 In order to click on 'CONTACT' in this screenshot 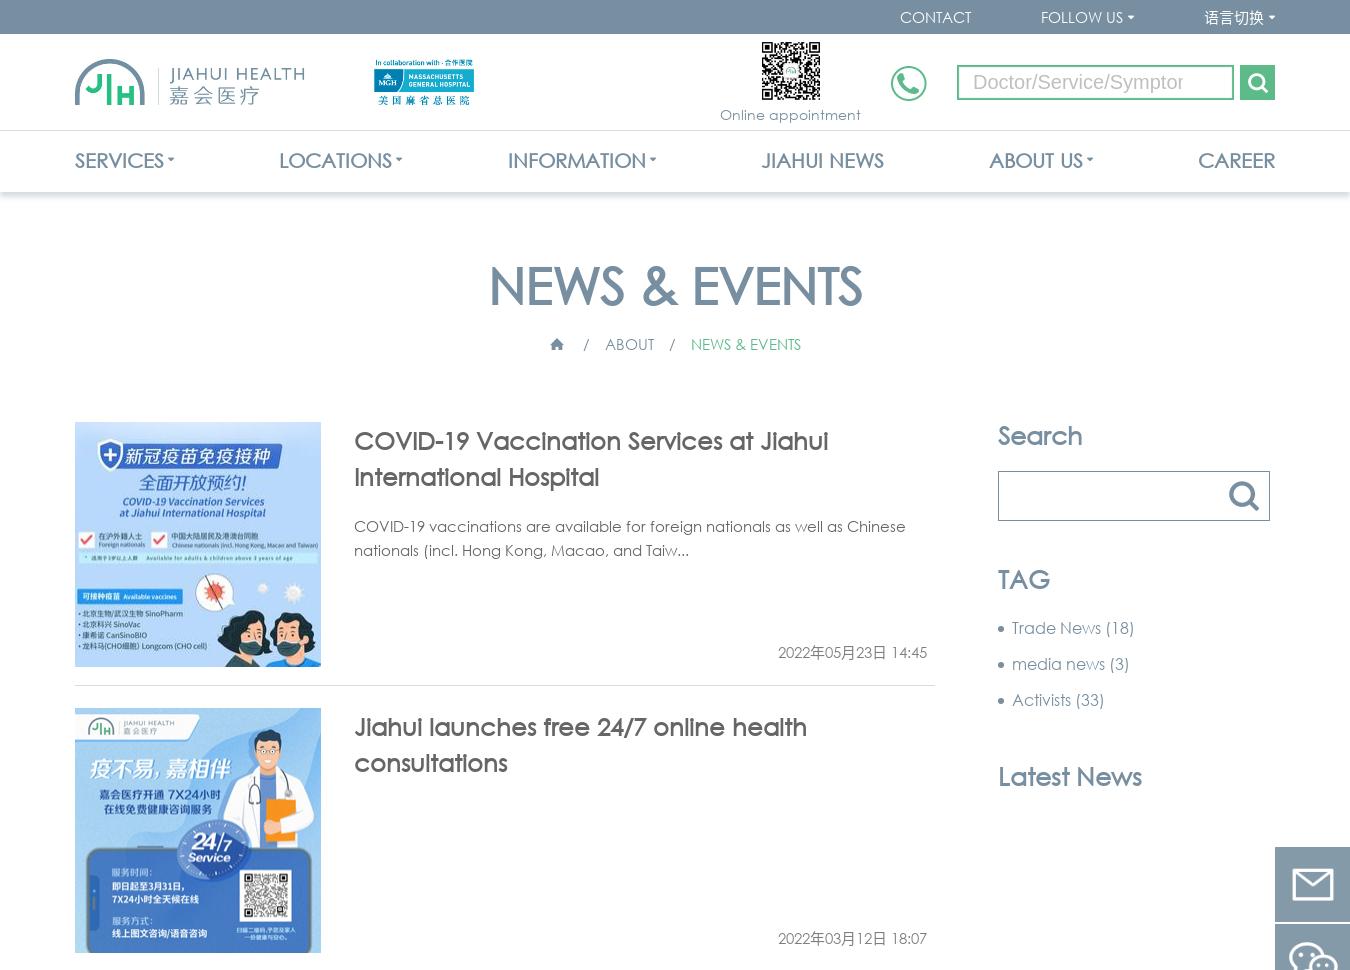, I will do `click(934, 16)`.